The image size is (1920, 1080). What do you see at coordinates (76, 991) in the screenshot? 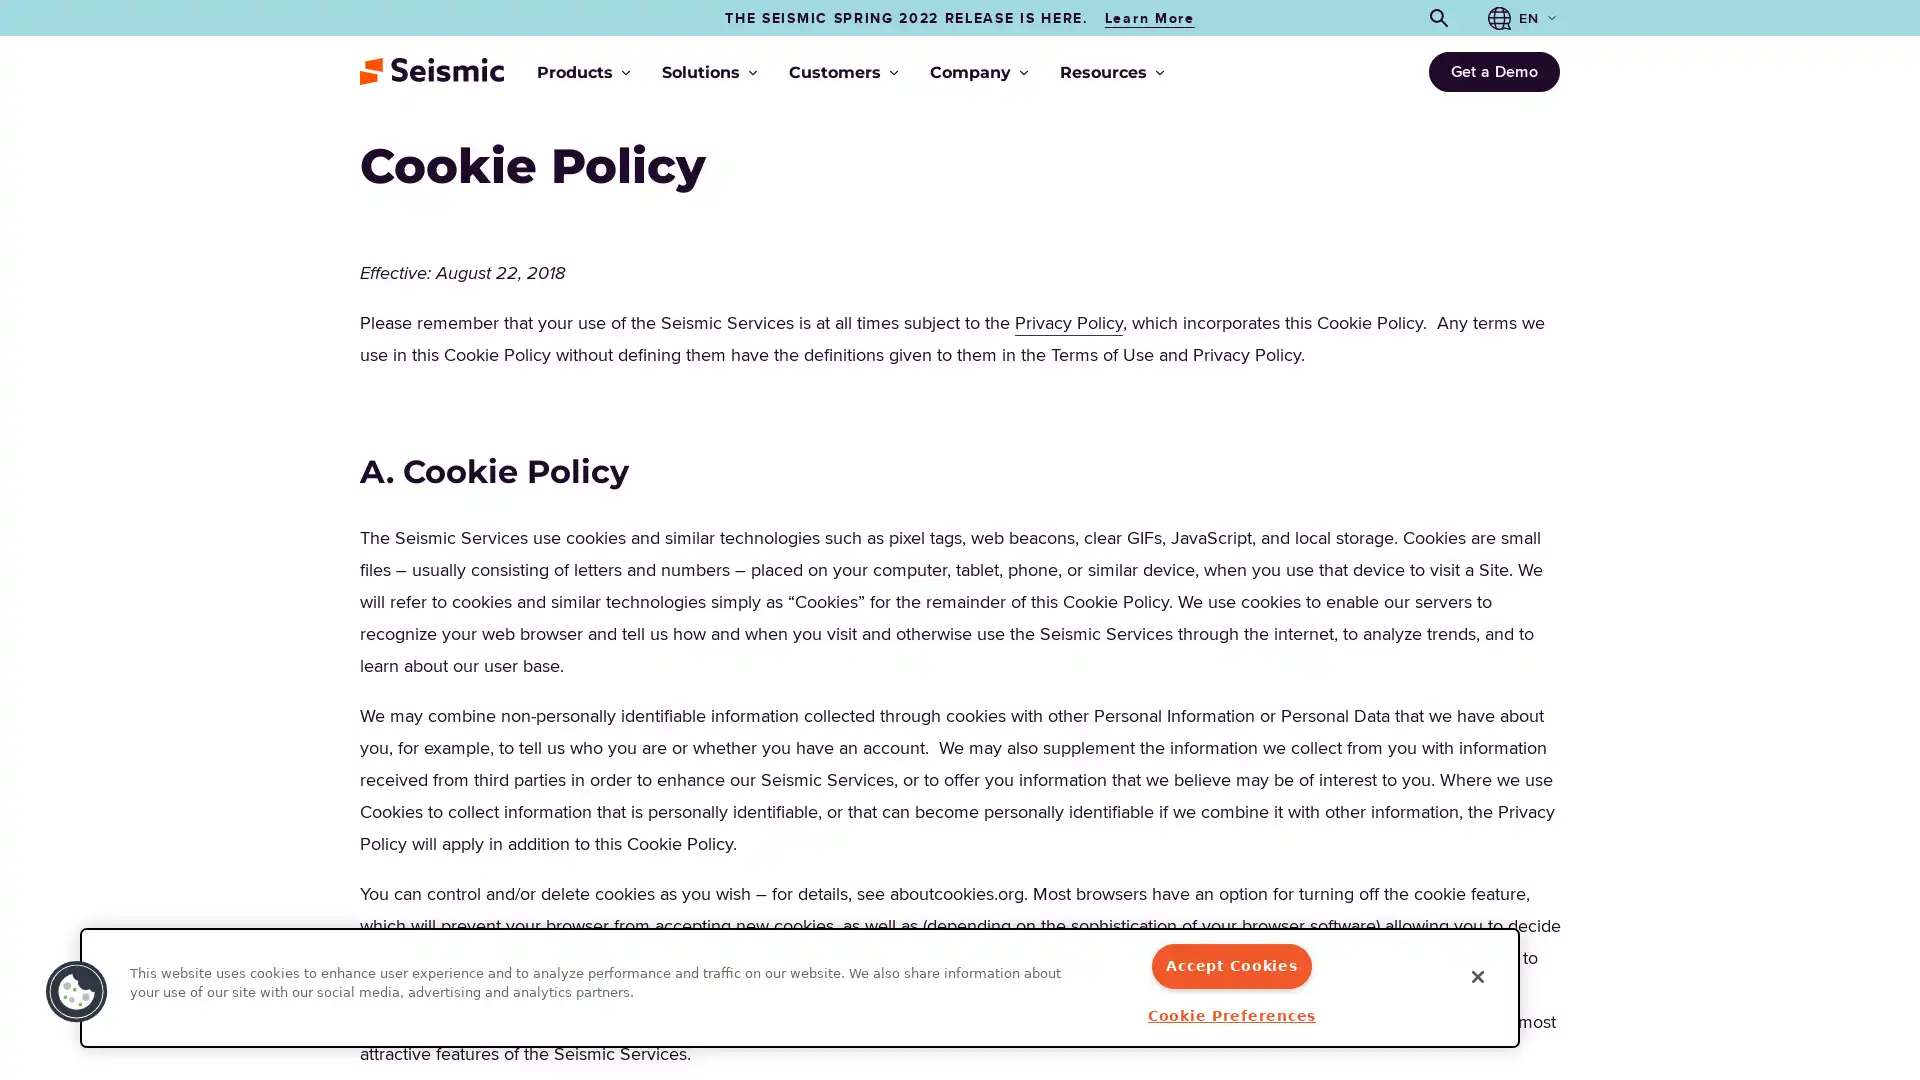
I see `Cookies` at bounding box center [76, 991].